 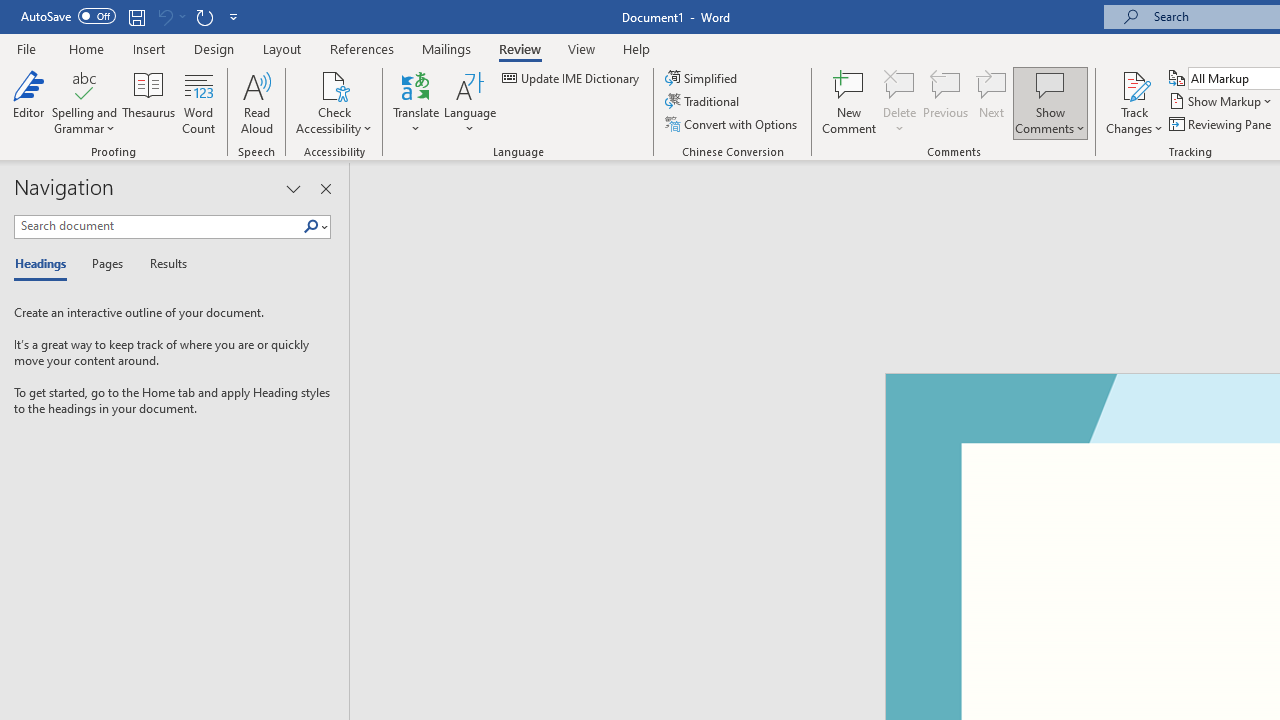 I want to click on 'Check Accessibility', so click(x=334, y=84).